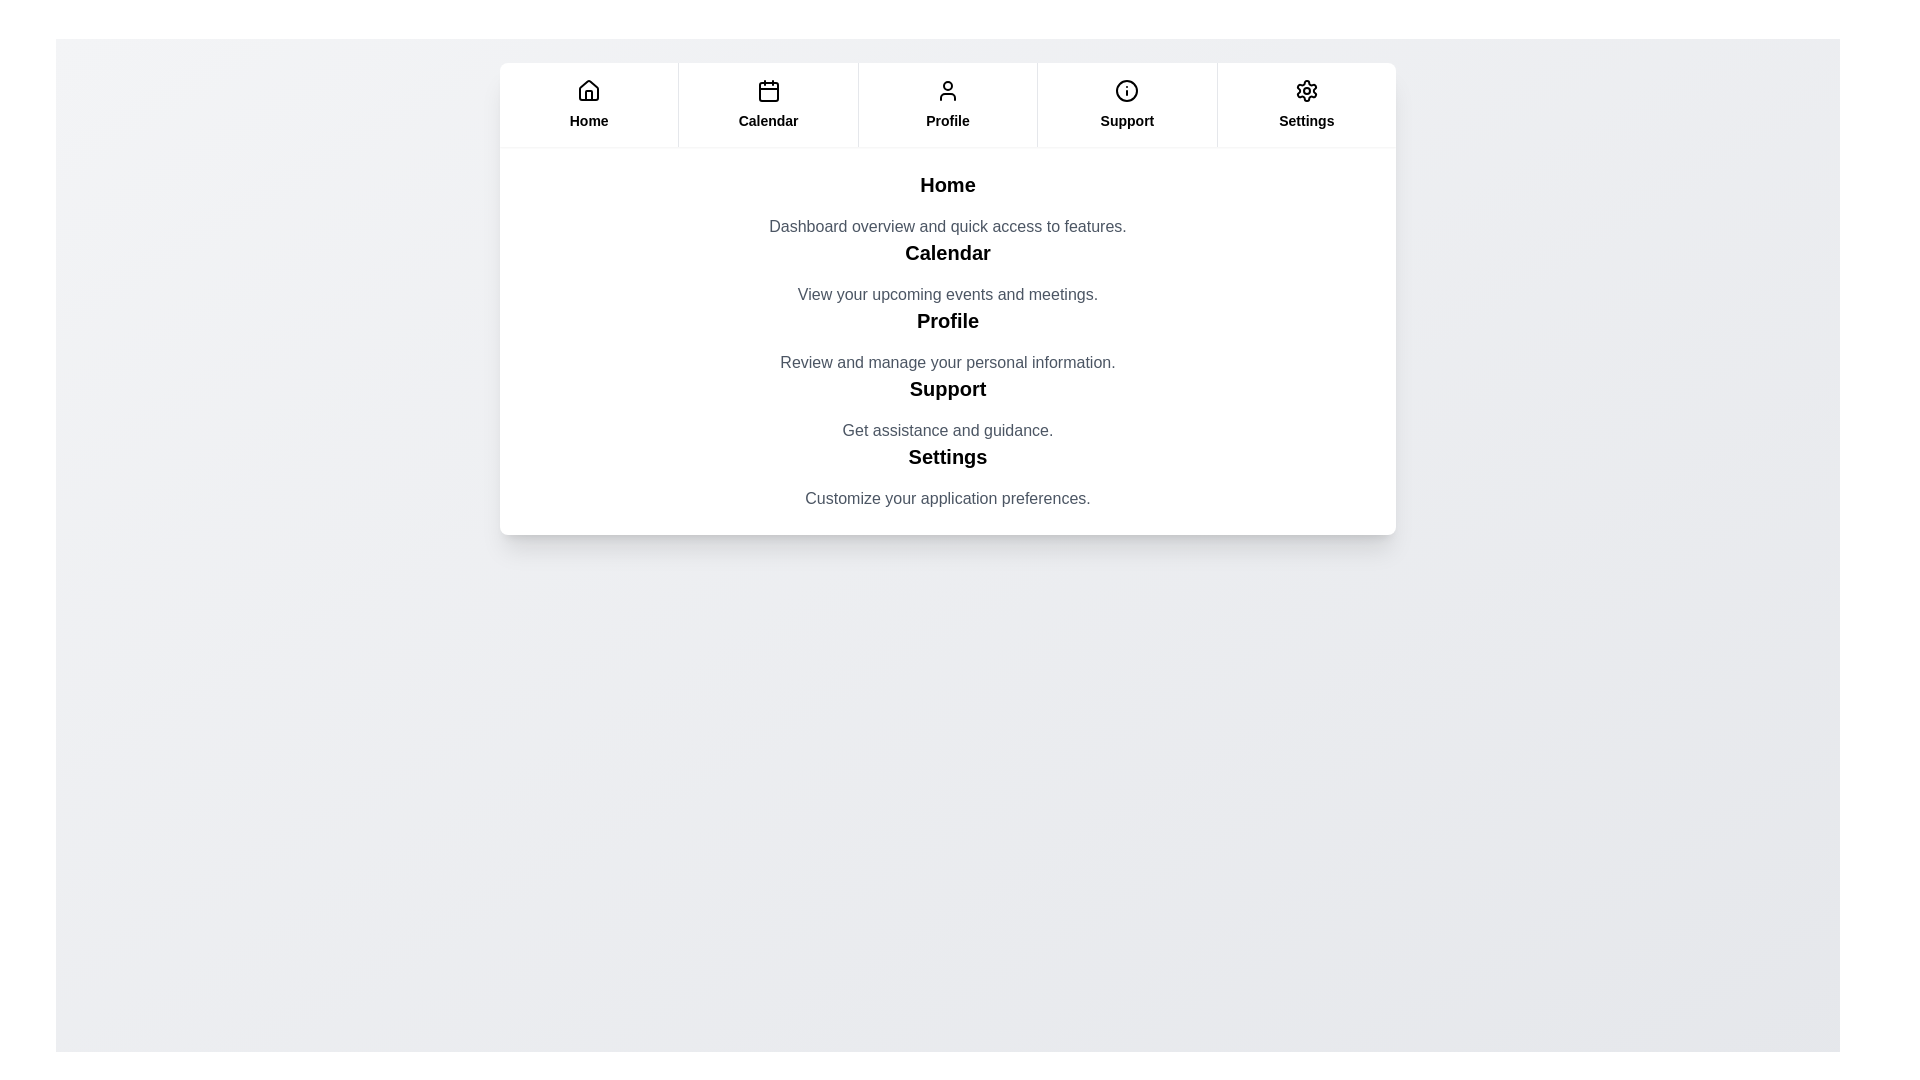  I want to click on the text header element labeled 'Settings', which is styled in bold and large font, positioned above the text 'Customize your application preferences', so click(947, 456).